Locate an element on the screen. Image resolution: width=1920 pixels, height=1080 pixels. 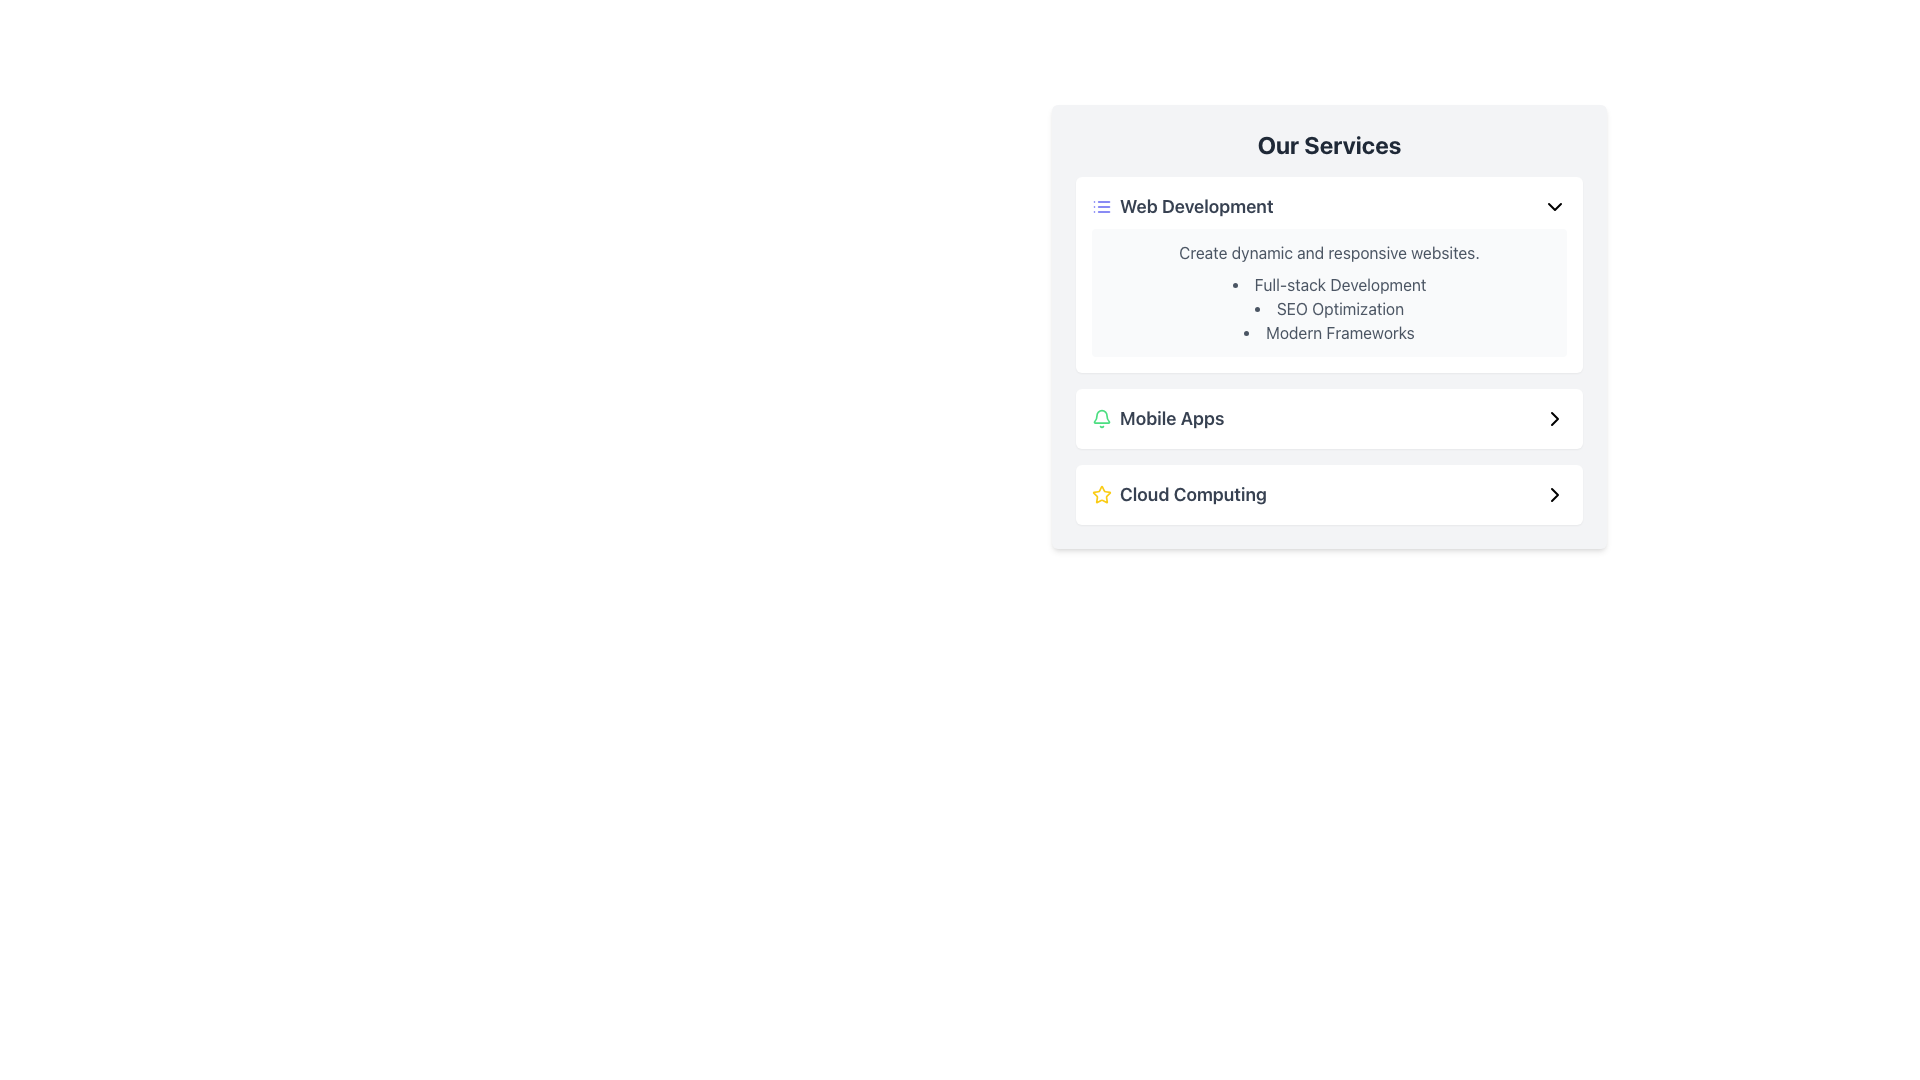
the static text label for the service category 'Mobile Apps', which is located beneath the 'Web Development' section and above 'Cloud Computing' is located at coordinates (1172, 418).